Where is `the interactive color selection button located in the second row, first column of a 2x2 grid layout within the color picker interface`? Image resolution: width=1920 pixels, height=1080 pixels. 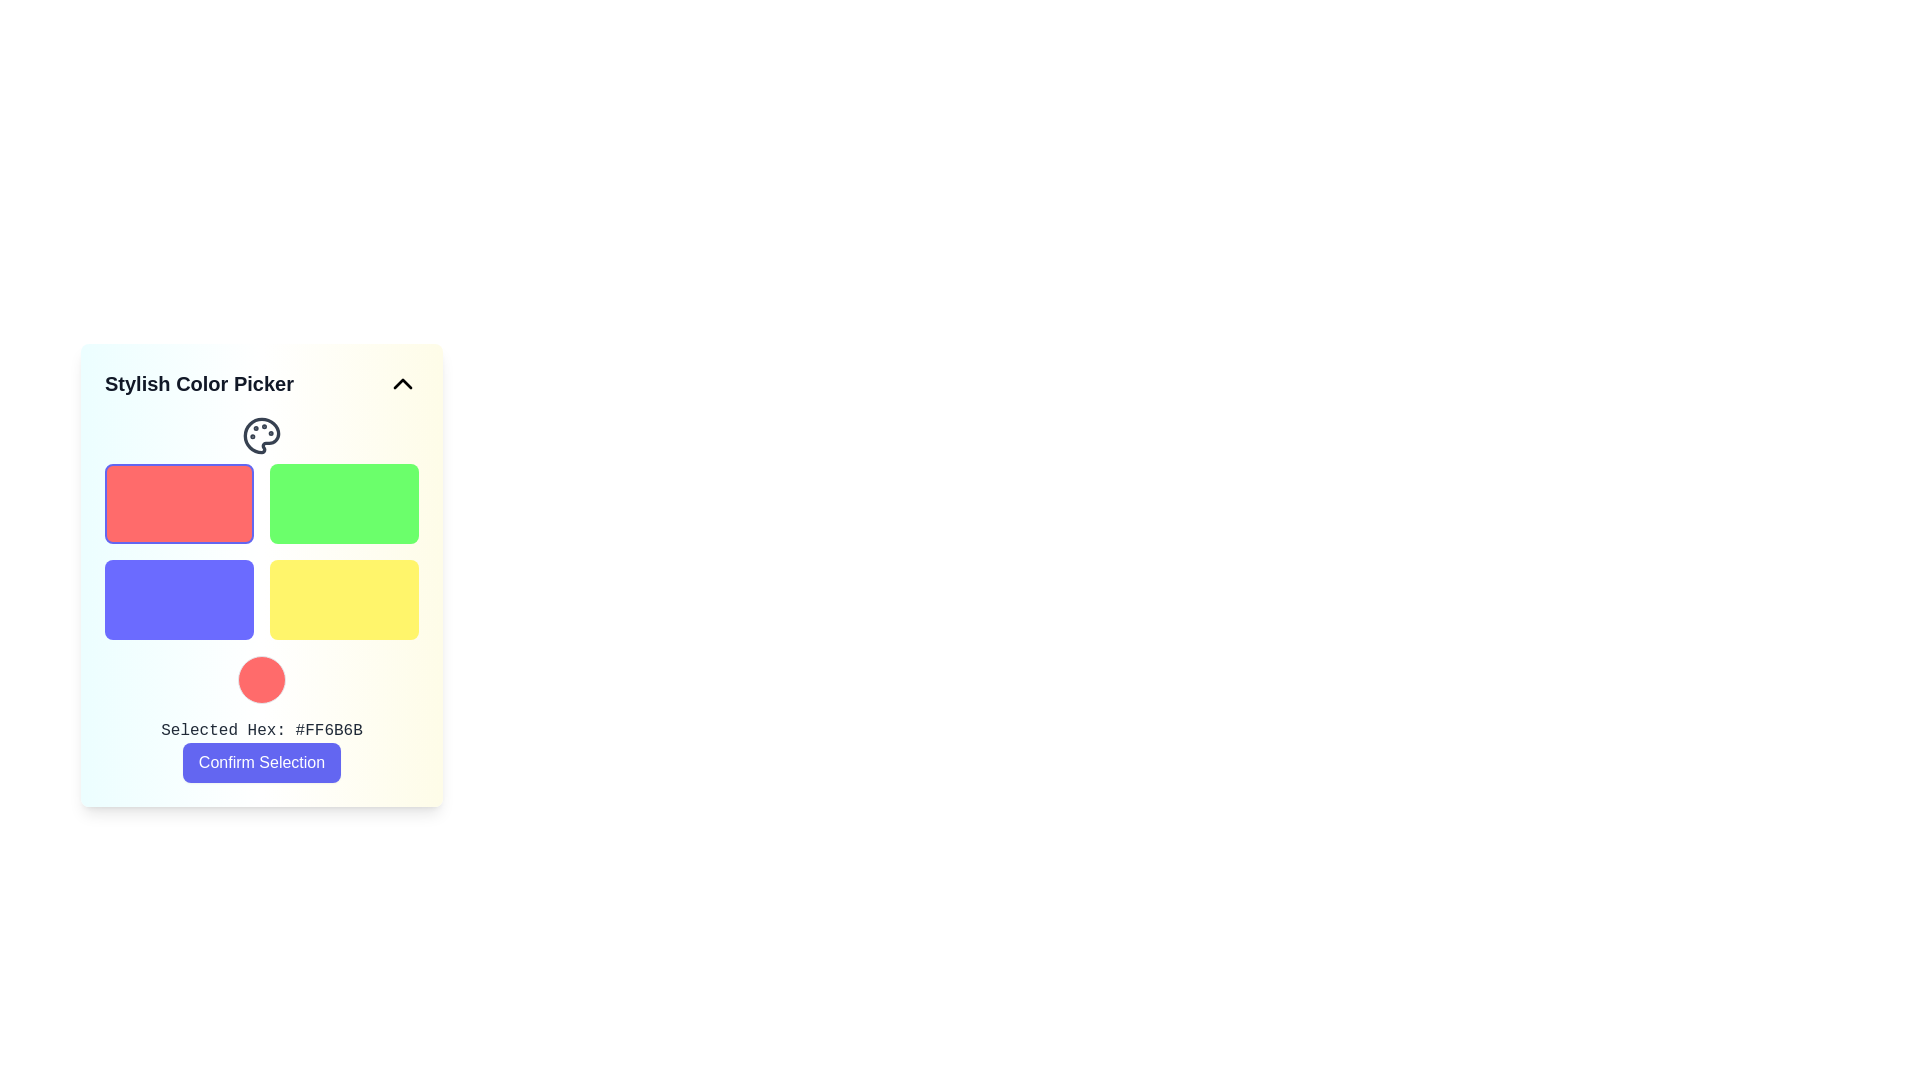
the interactive color selection button located in the second row, first column of a 2x2 grid layout within the color picker interface is located at coordinates (179, 599).